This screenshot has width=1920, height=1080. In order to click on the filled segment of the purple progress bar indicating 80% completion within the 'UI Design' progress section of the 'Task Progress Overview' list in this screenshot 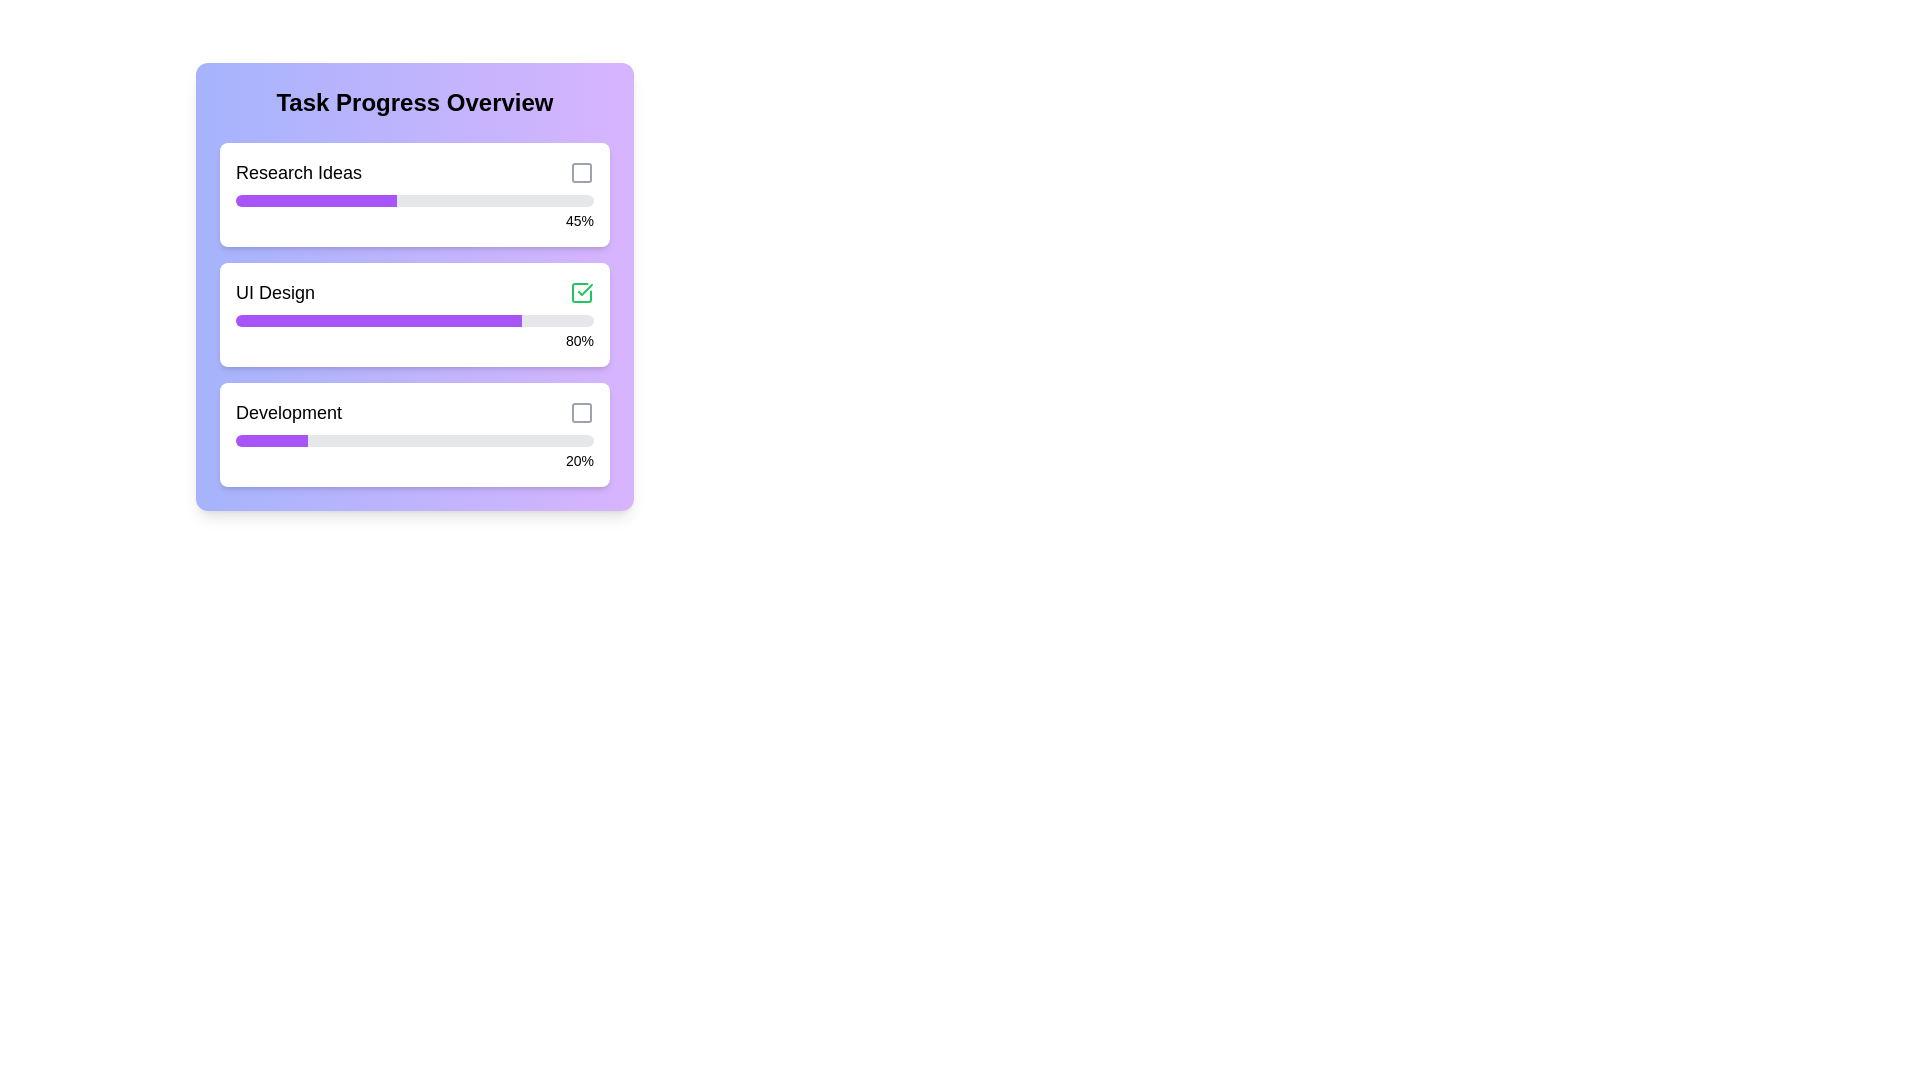, I will do `click(379, 319)`.